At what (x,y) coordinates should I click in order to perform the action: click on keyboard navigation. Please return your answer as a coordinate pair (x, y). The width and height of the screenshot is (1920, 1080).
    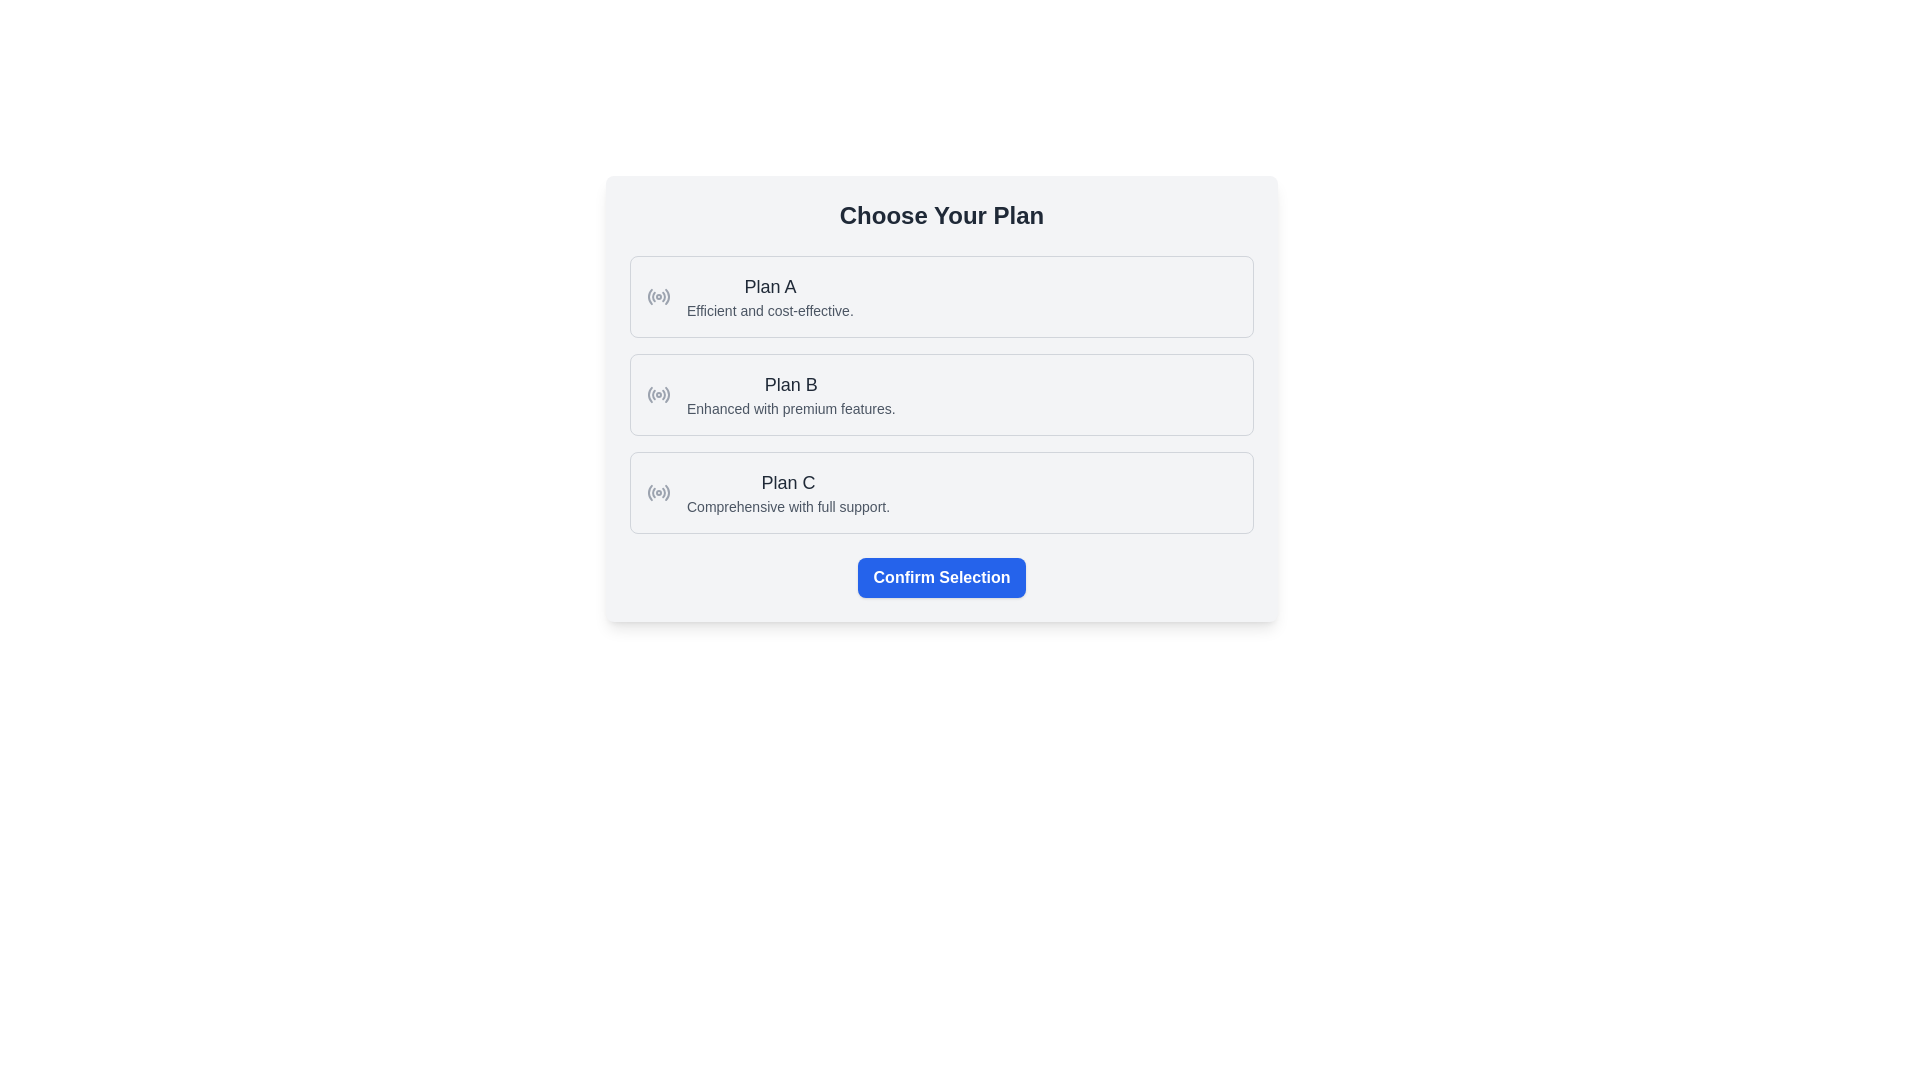
    Looking at the image, I should click on (940, 394).